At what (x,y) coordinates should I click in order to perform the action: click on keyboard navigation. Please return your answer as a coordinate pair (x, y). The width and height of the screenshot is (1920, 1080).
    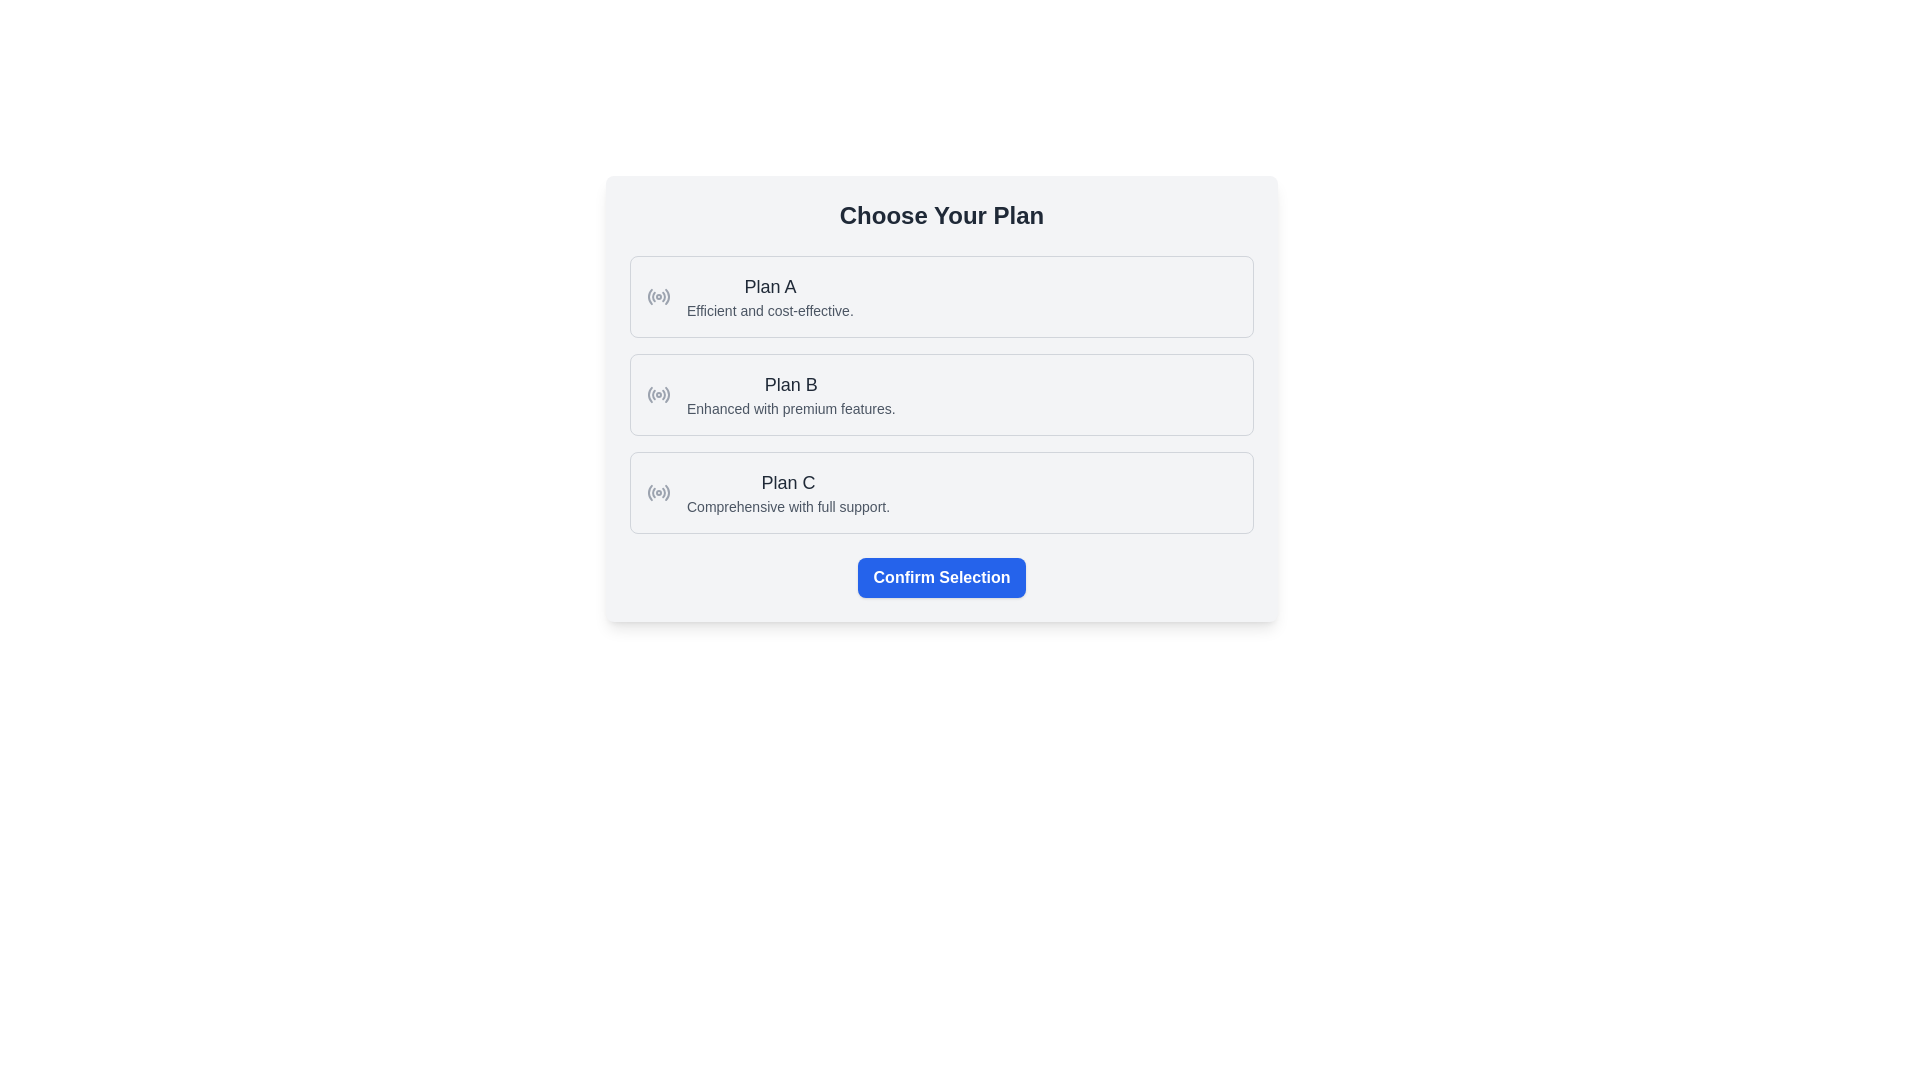
    Looking at the image, I should click on (940, 394).